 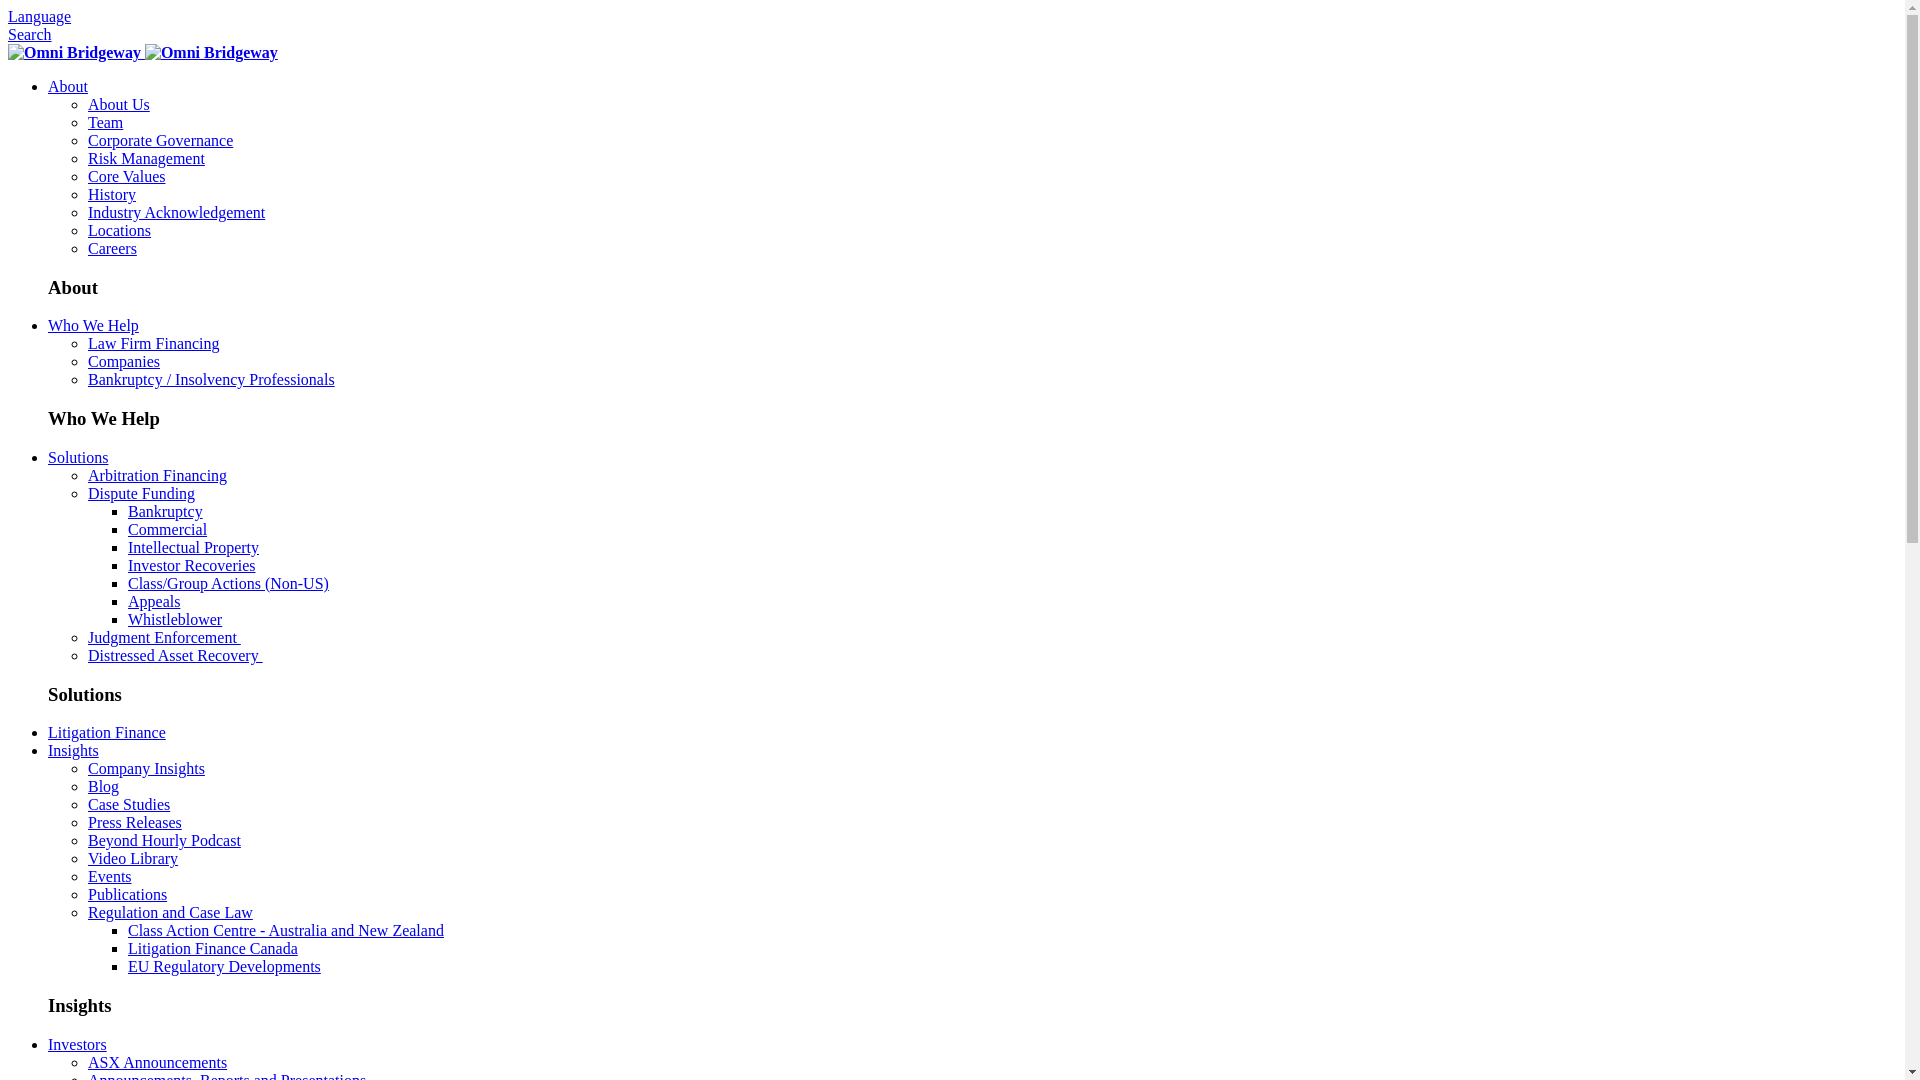 What do you see at coordinates (29, 34) in the screenshot?
I see `'Search'` at bounding box center [29, 34].